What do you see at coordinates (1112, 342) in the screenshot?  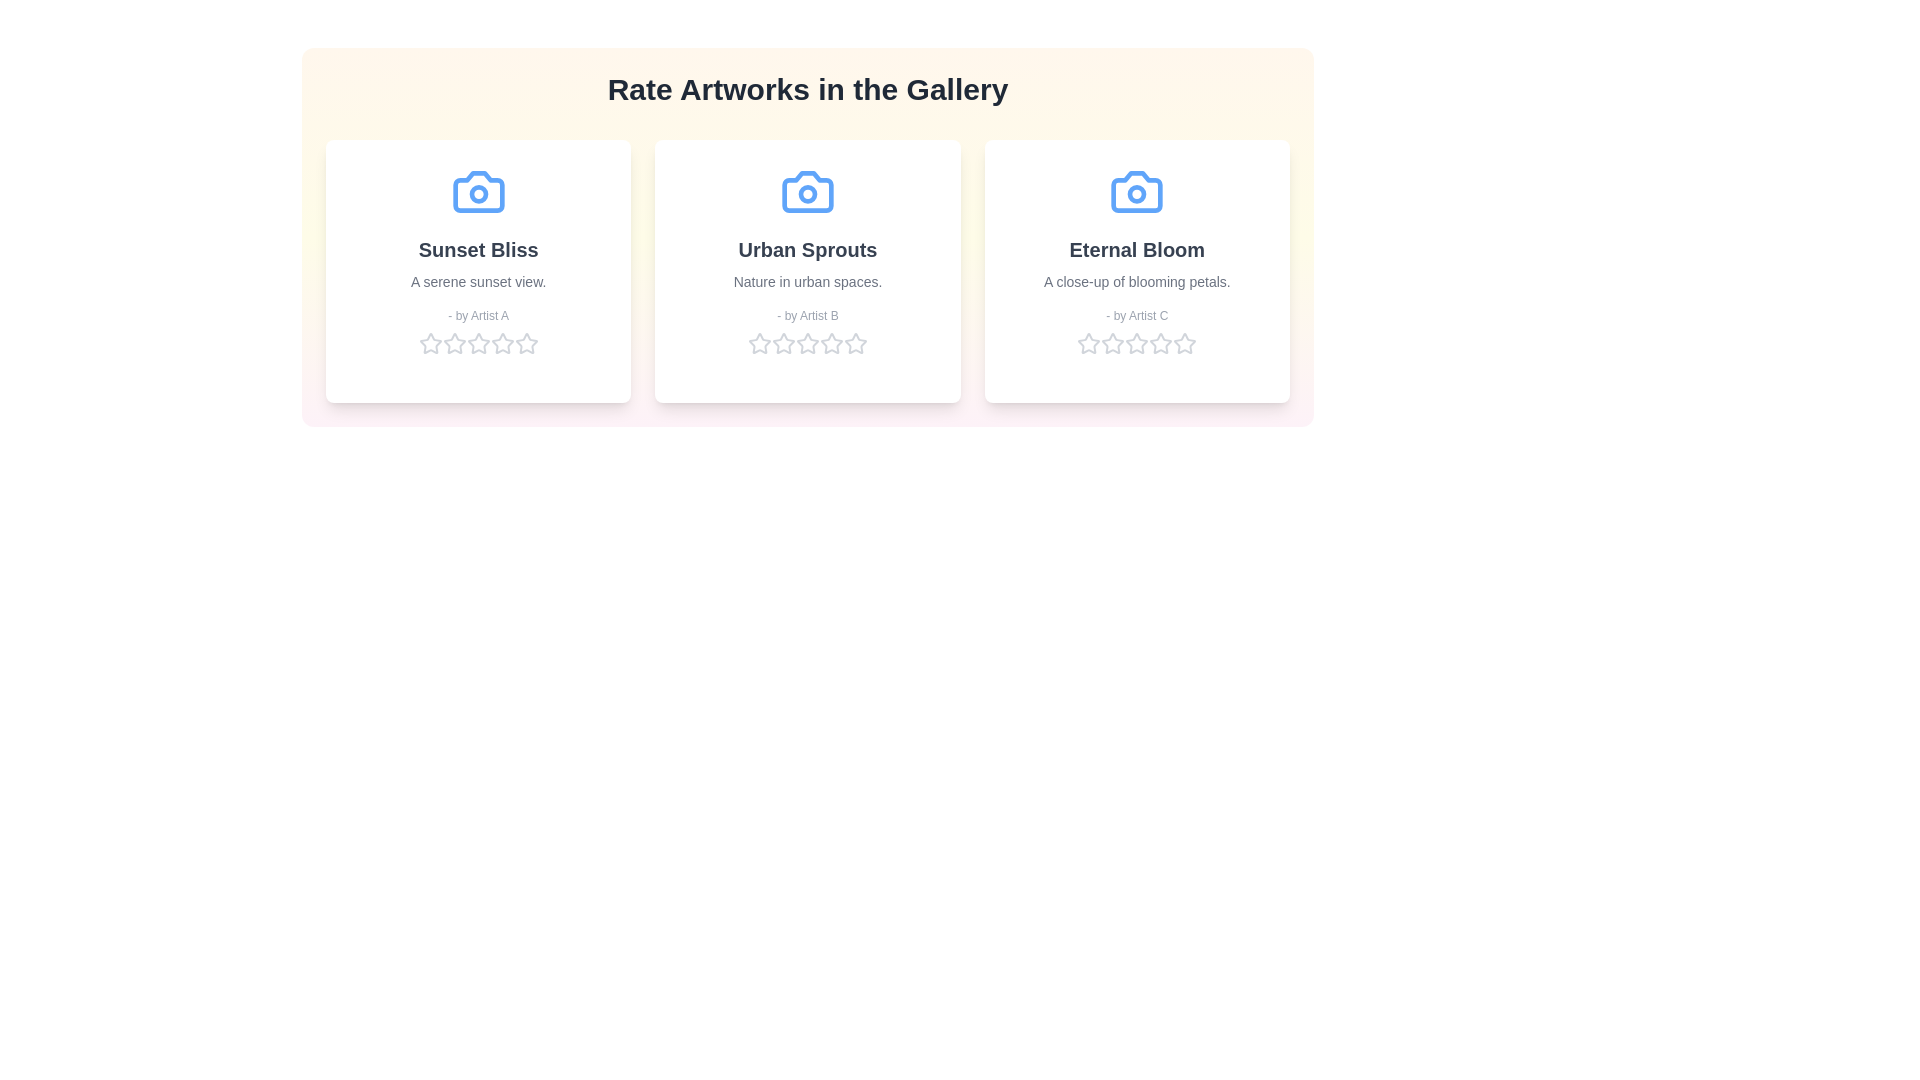 I see `the star corresponding to 2 for the artwork 'Eternal Bloom' to set its rating` at bounding box center [1112, 342].